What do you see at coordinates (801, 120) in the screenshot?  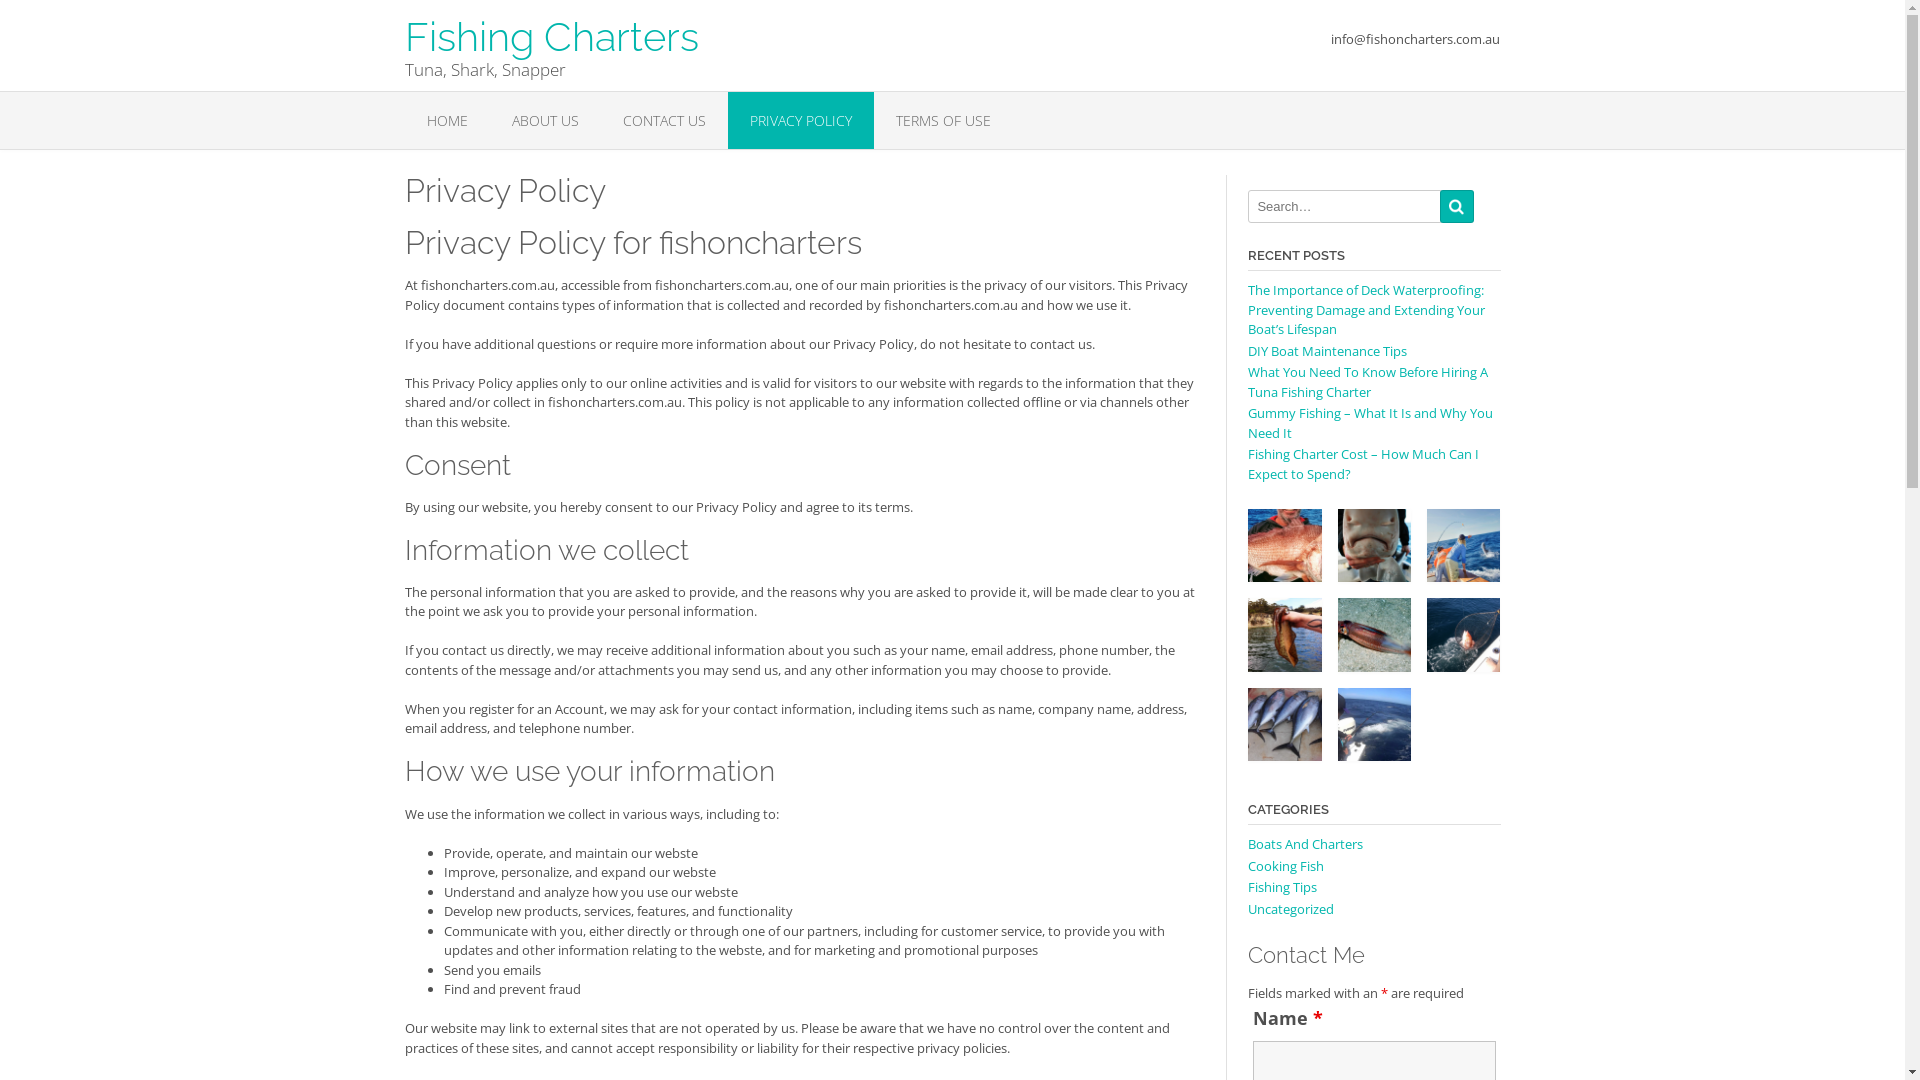 I see `'PRIVACY POLICY'` at bounding box center [801, 120].